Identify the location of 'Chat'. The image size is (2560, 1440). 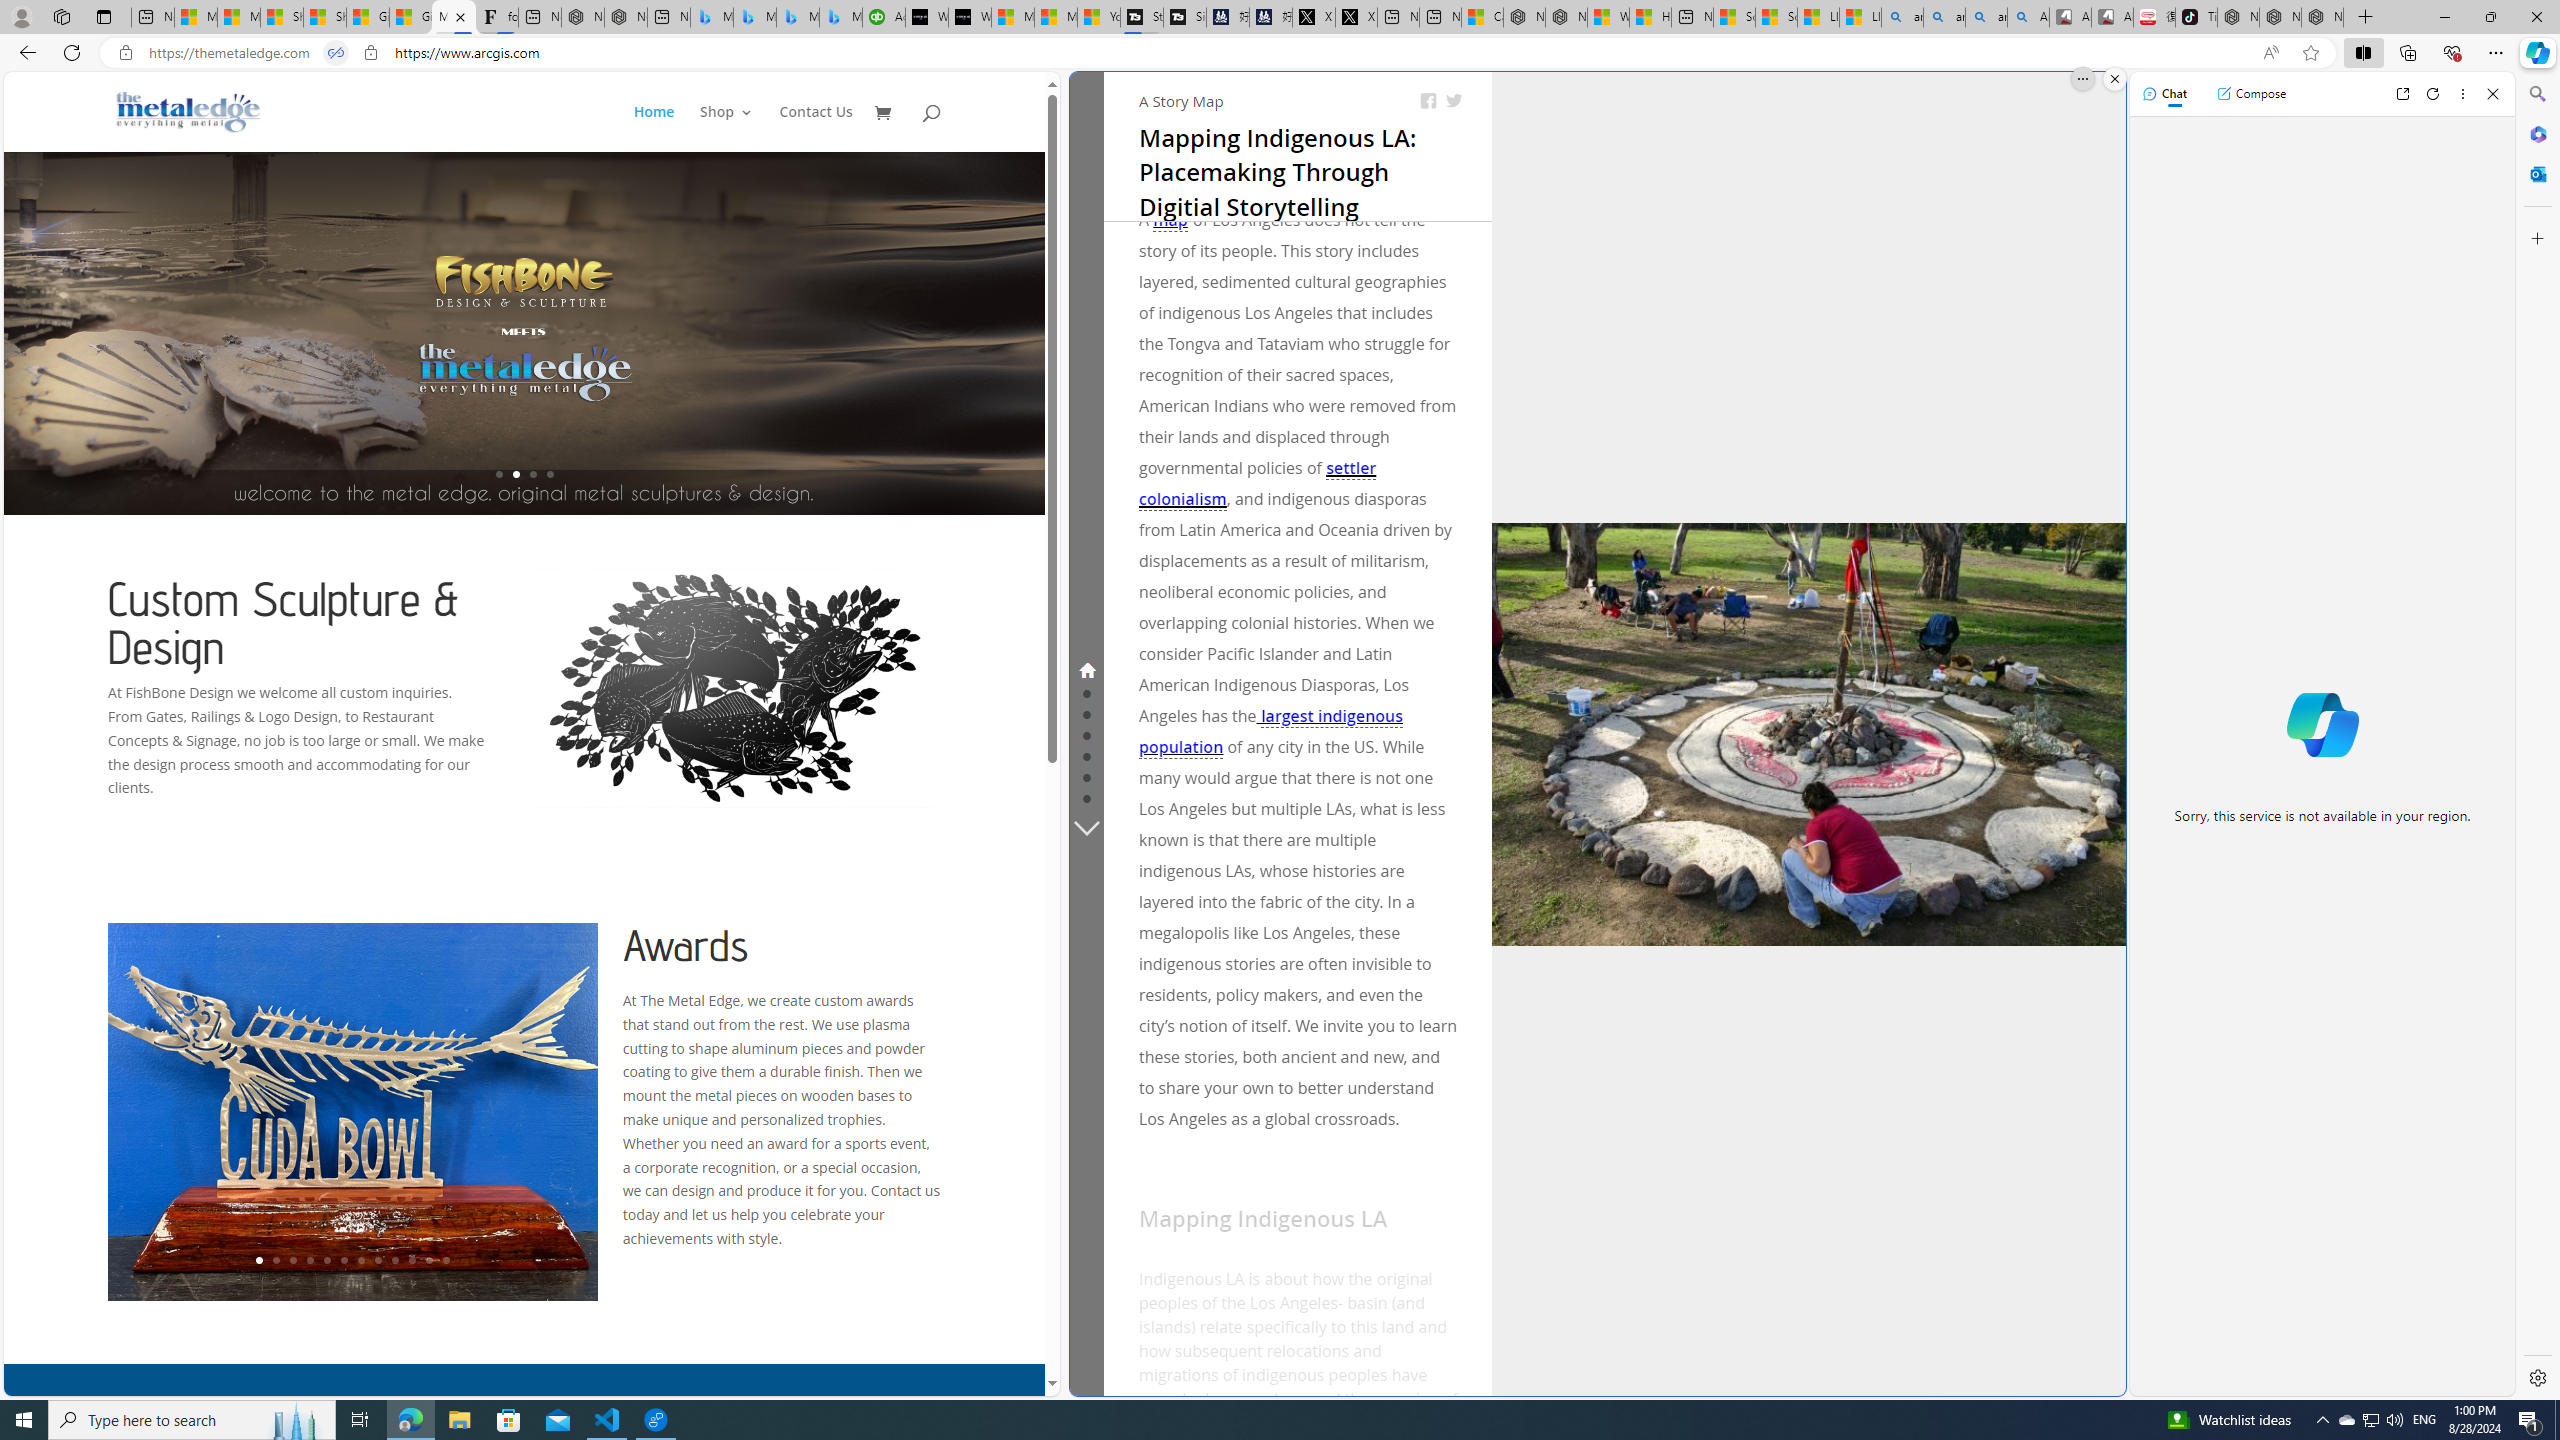
(2164, 92).